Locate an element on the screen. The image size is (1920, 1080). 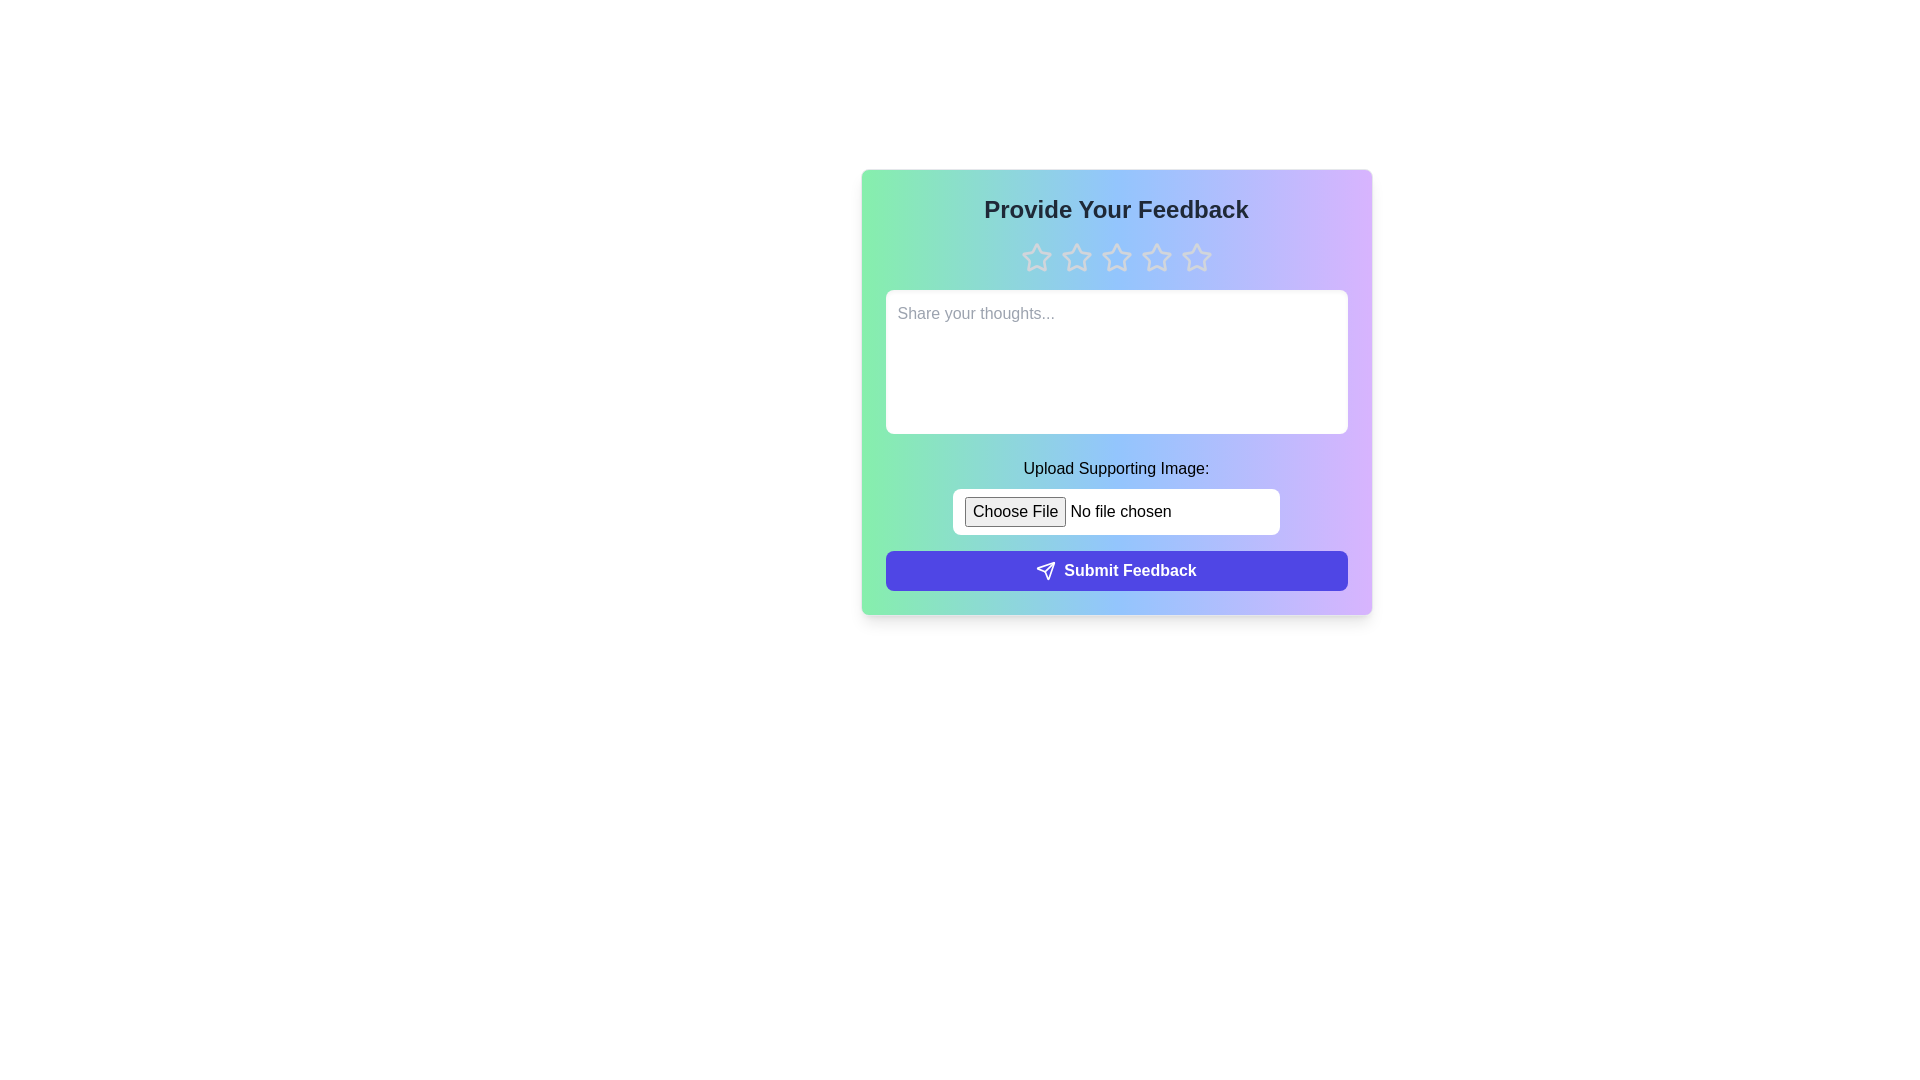
the third star icon in the series of five is located at coordinates (1115, 257).